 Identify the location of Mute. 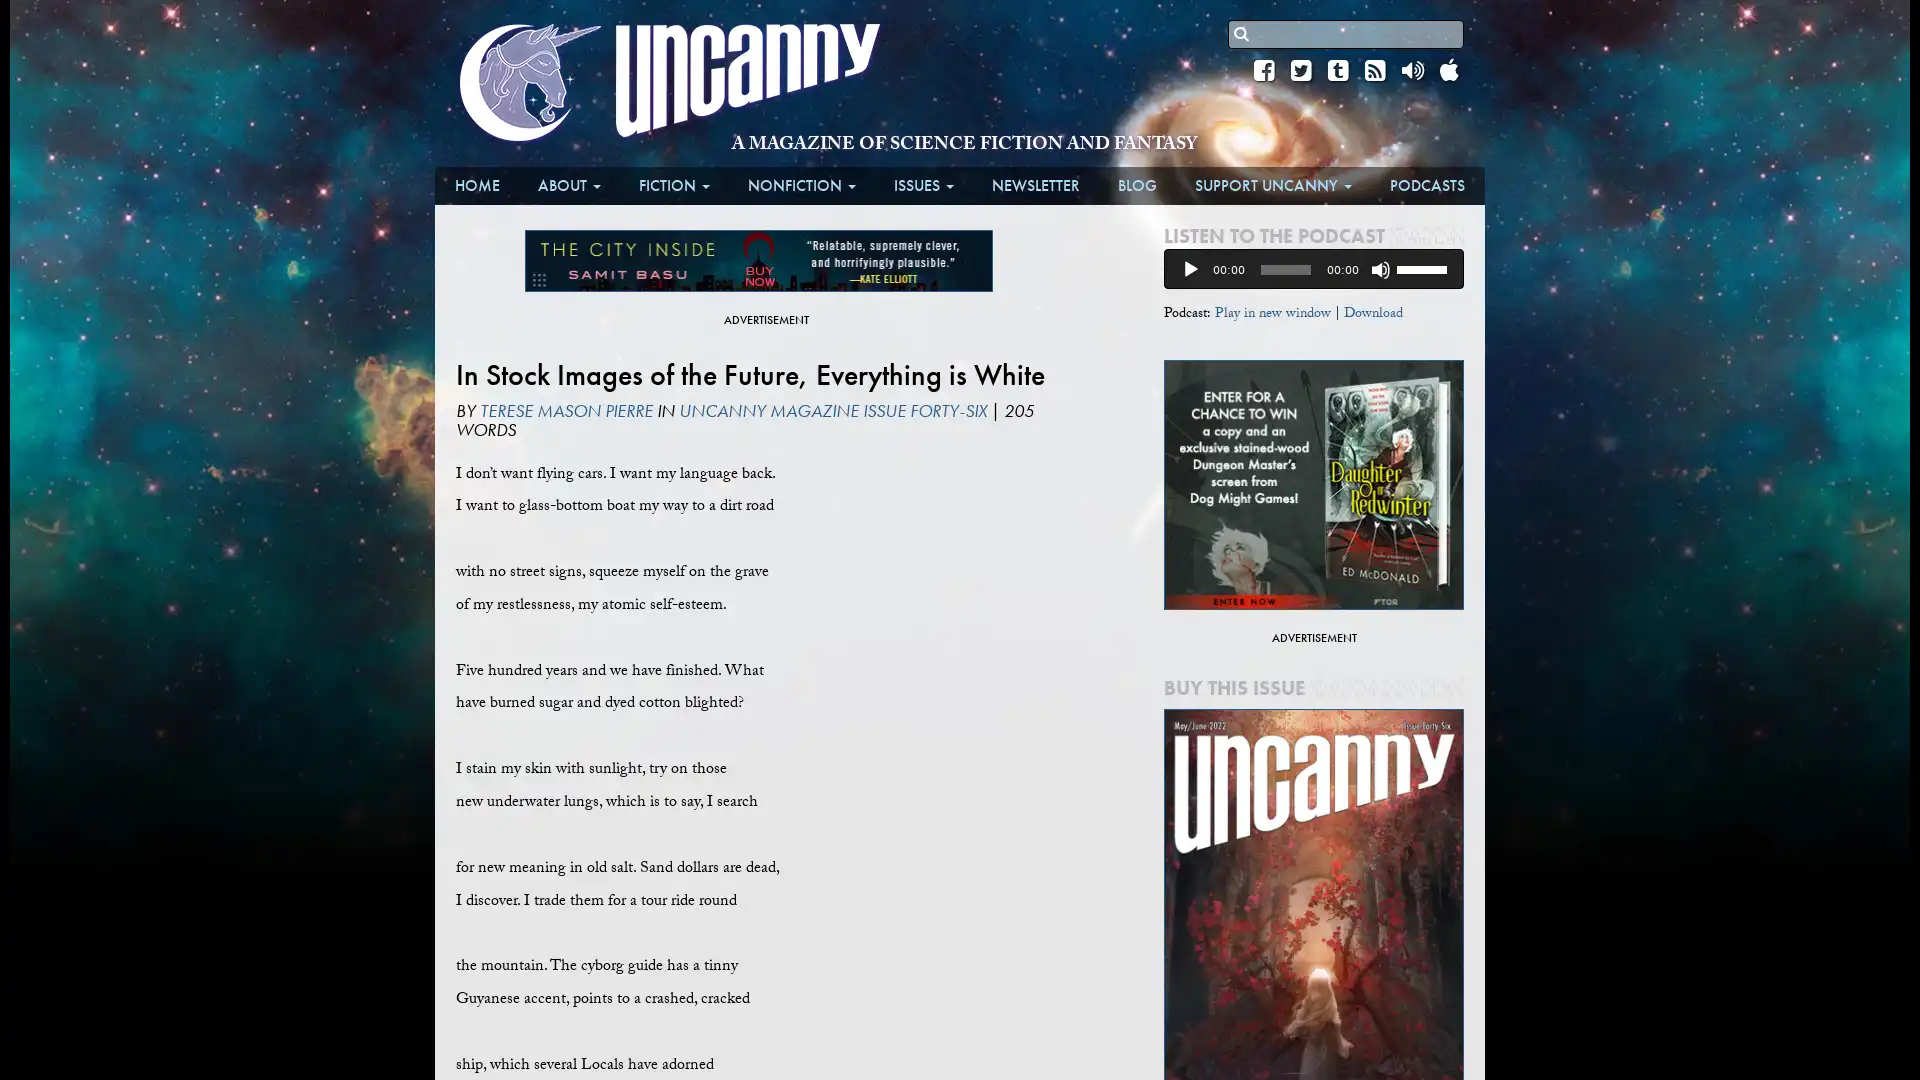
(1380, 270).